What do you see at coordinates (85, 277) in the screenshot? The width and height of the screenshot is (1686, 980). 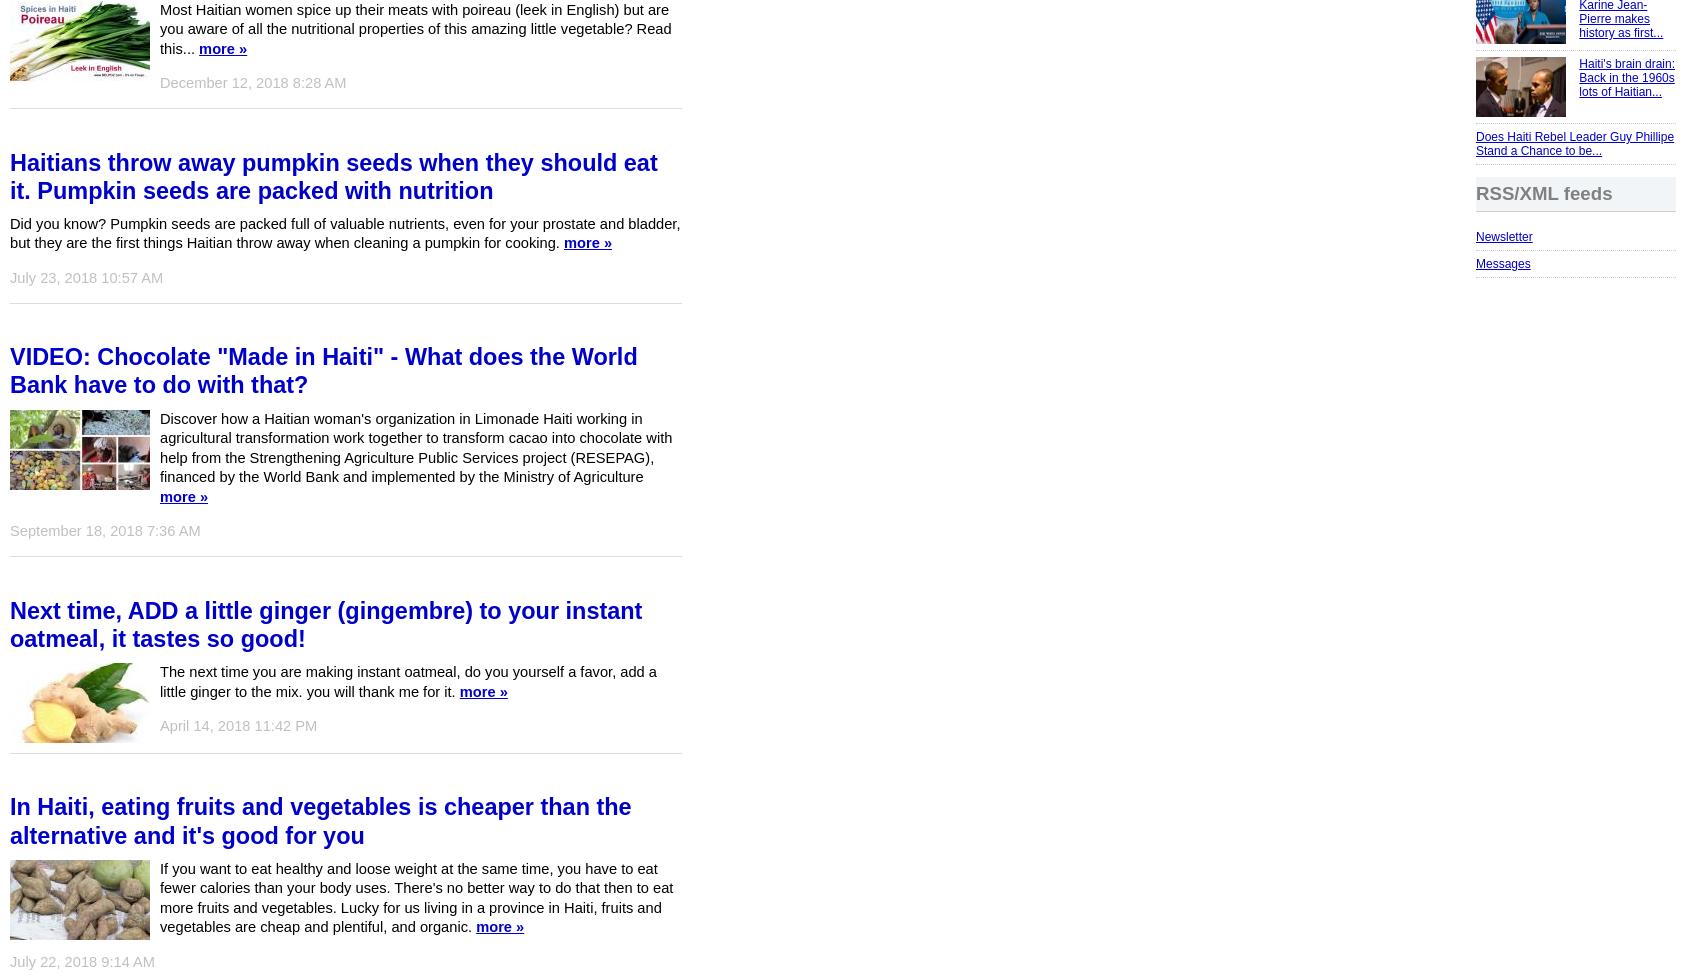 I see `'July 23, 2018 10:57 AM'` at bounding box center [85, 277].